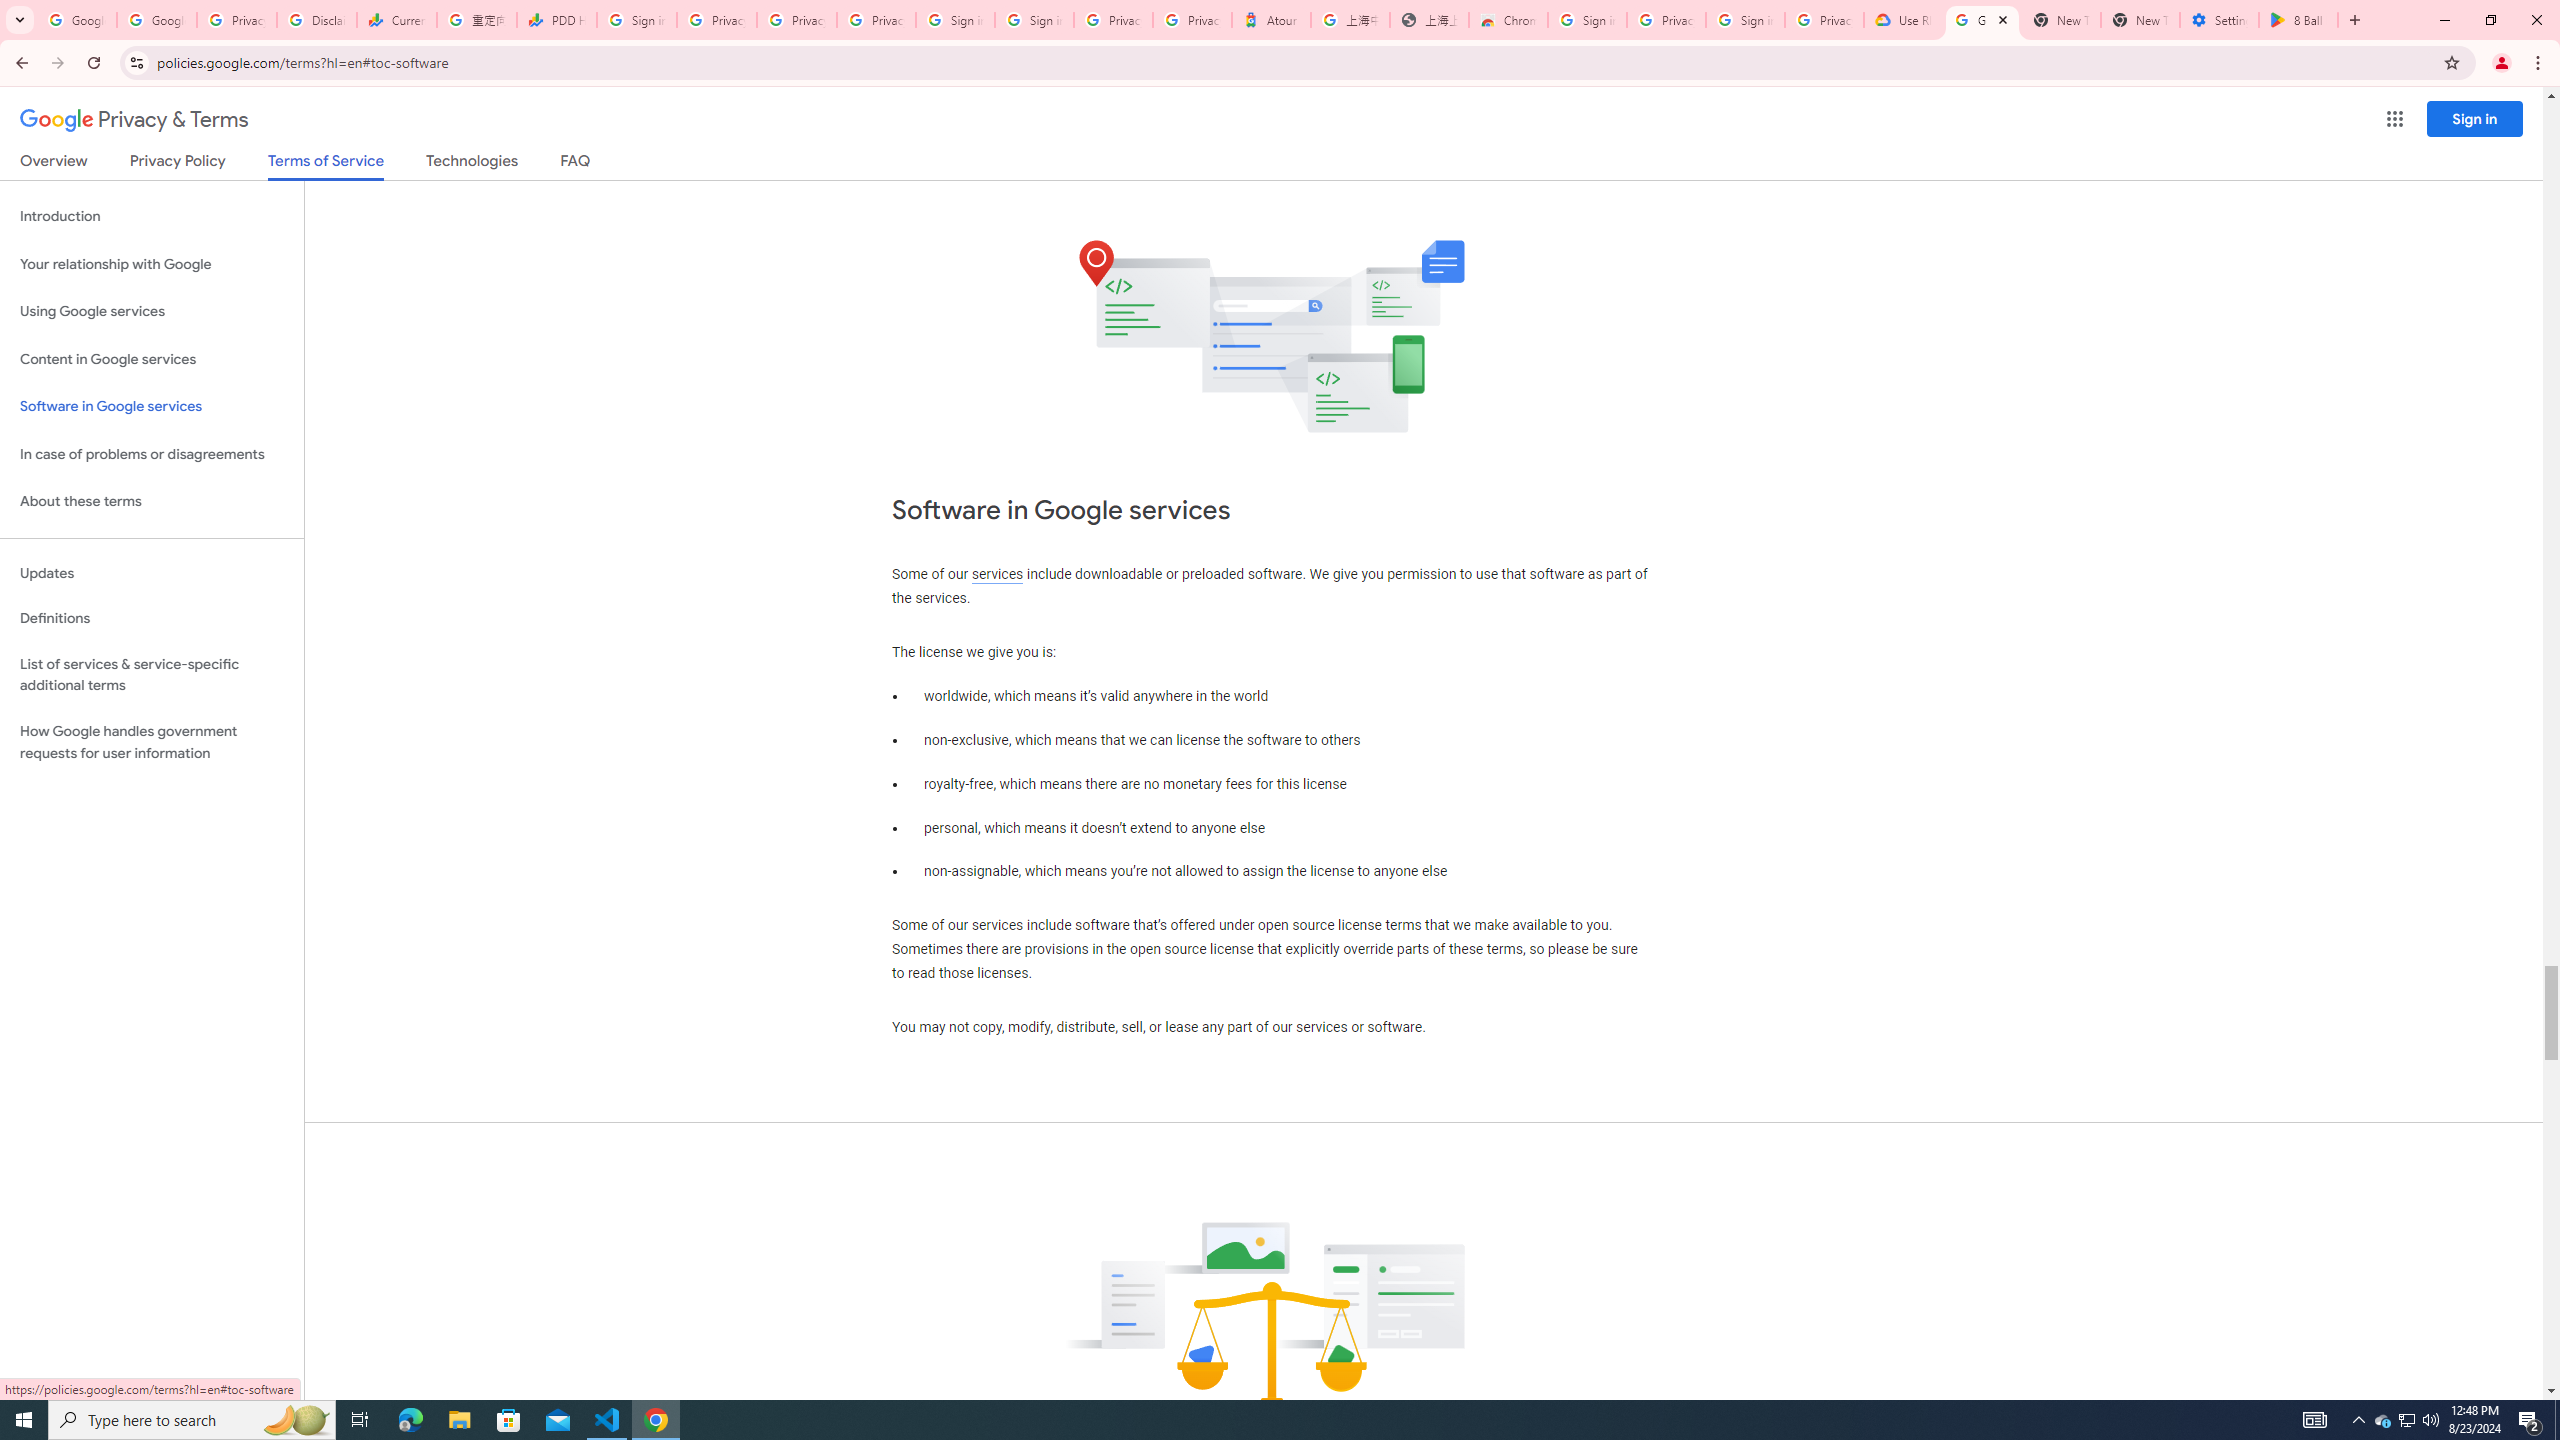  What do you see at coordinates (1034, 19) in the screenshot?
I see `'Sign in - Google Accounts'` at bounding box center [1034, 19].